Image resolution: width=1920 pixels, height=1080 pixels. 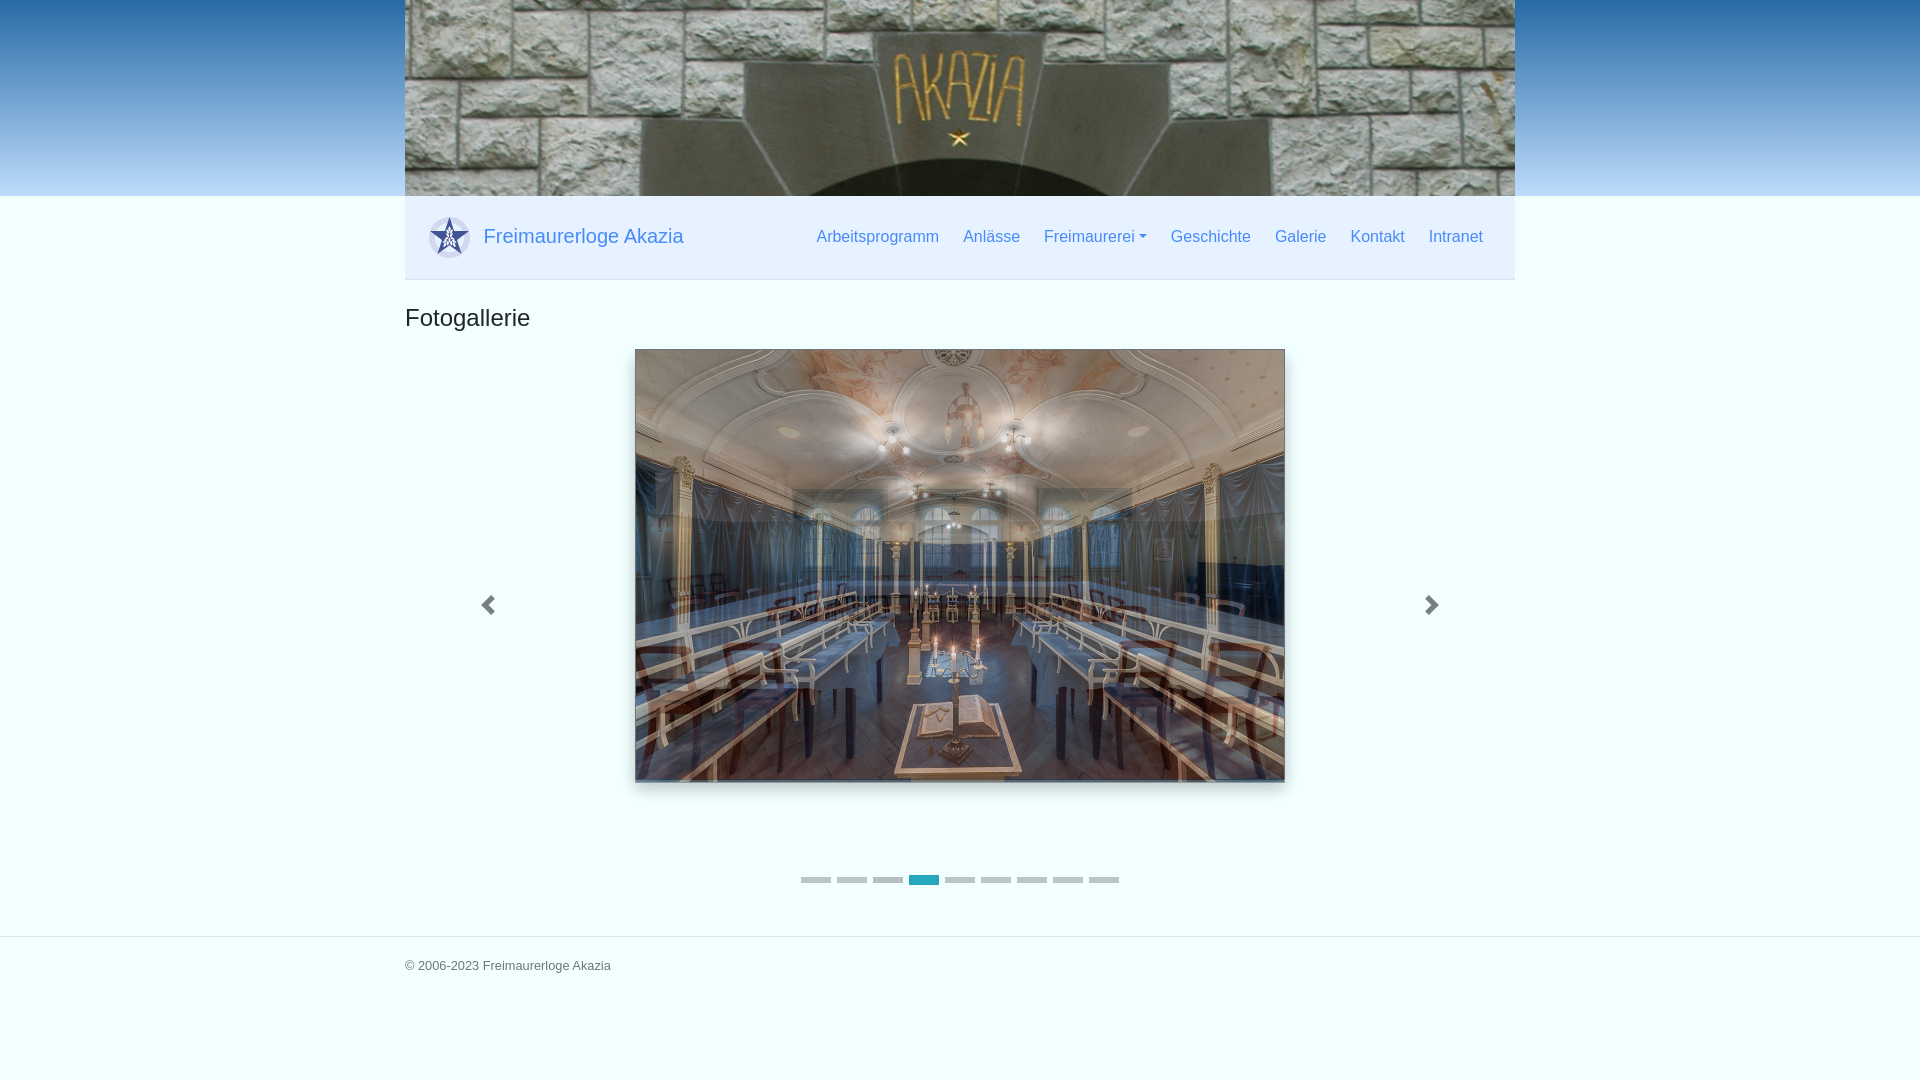 I want to click on 'Galerie', so click(x=1300, y=235).